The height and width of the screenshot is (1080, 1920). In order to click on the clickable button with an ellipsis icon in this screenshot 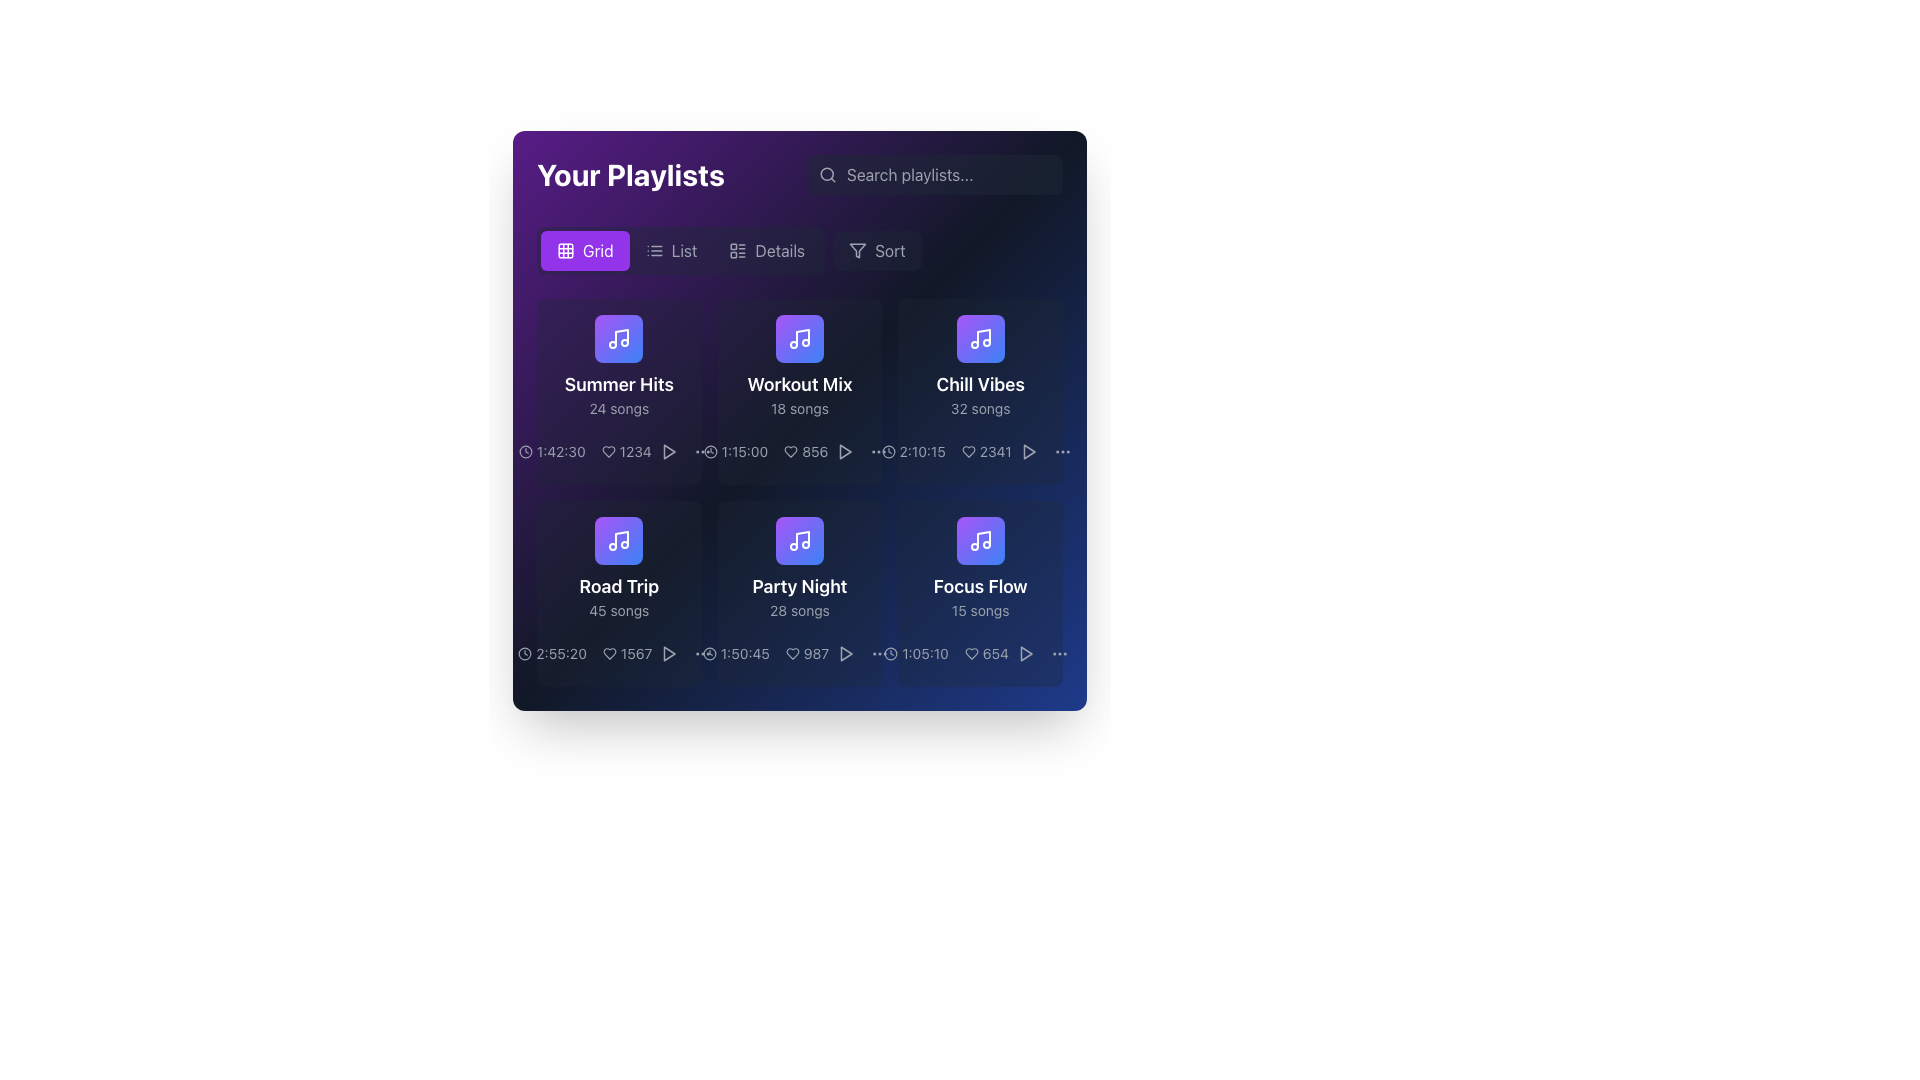, I will do `click(1061, 451)`.